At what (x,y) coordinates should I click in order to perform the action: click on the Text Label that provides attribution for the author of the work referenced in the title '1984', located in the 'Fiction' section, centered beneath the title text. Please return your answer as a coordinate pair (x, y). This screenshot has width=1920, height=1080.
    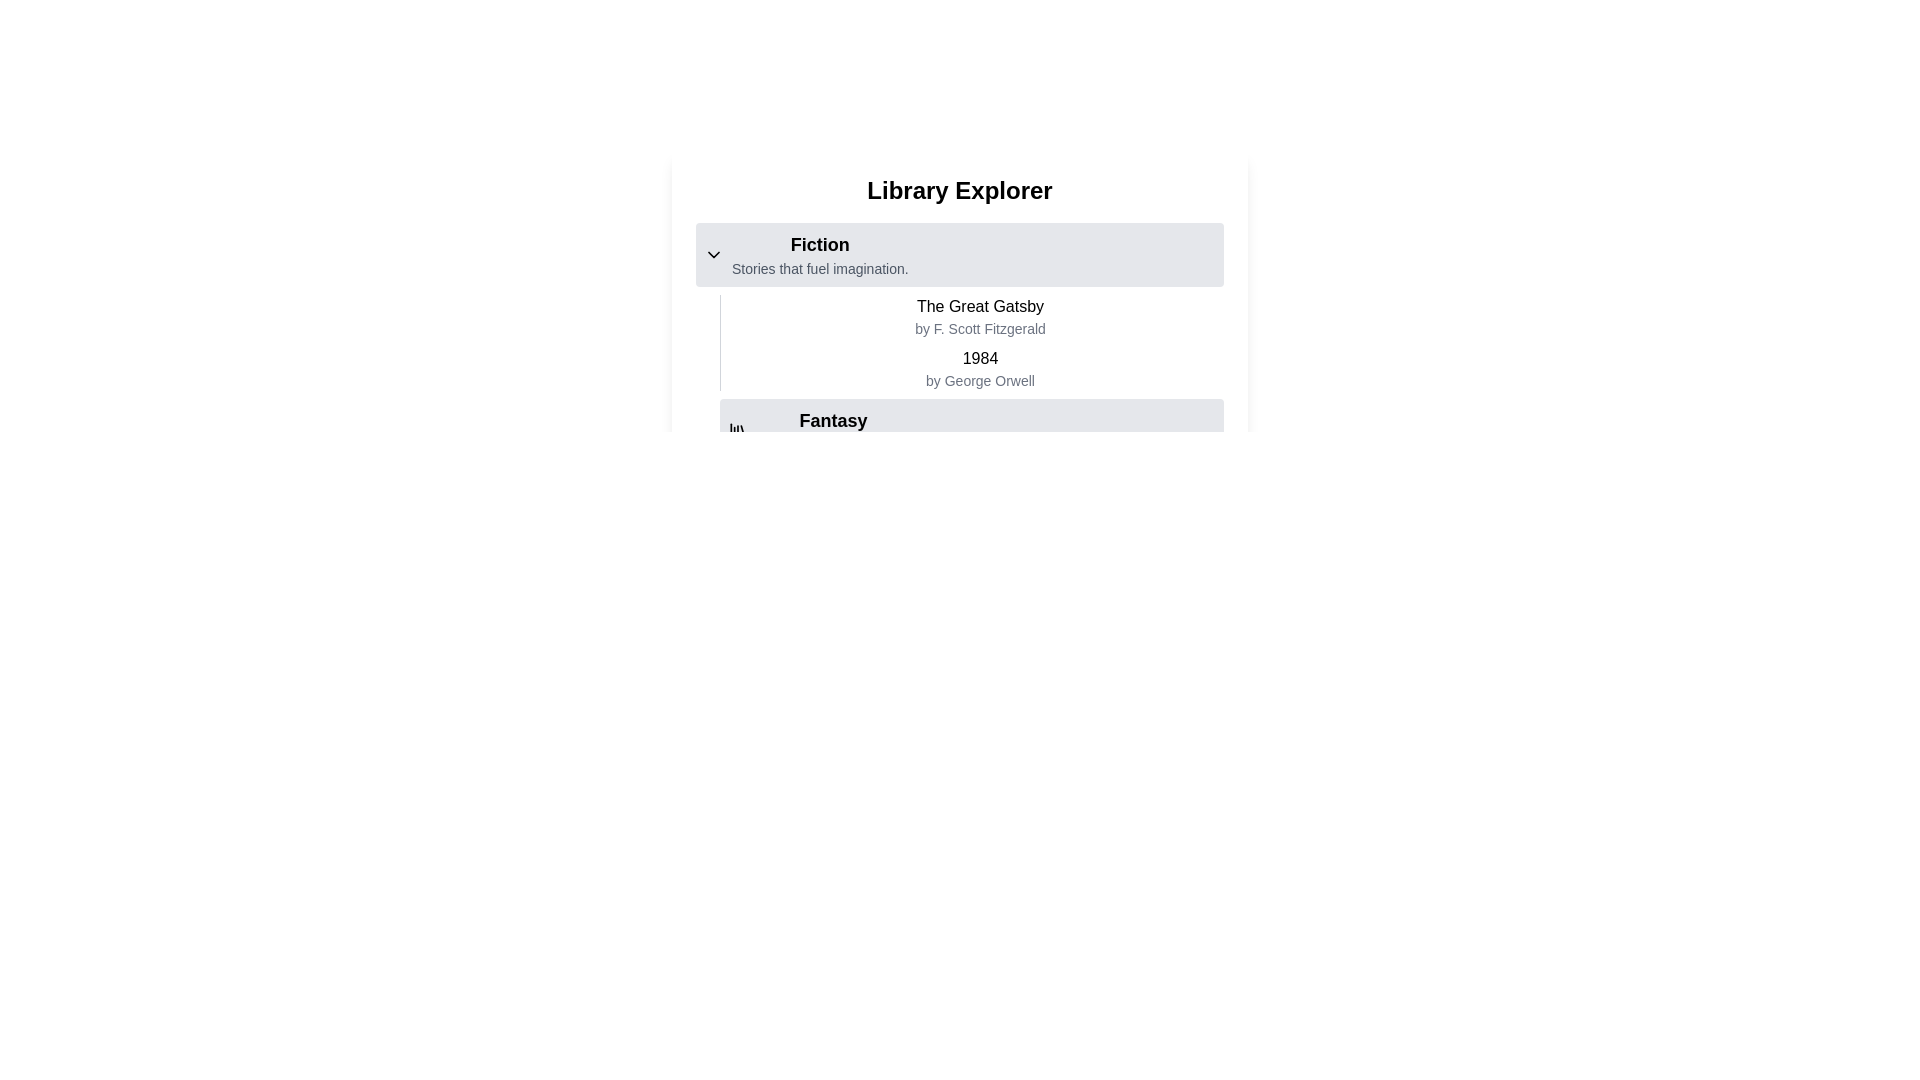
    Looking at the image, I should click on (980, 381).